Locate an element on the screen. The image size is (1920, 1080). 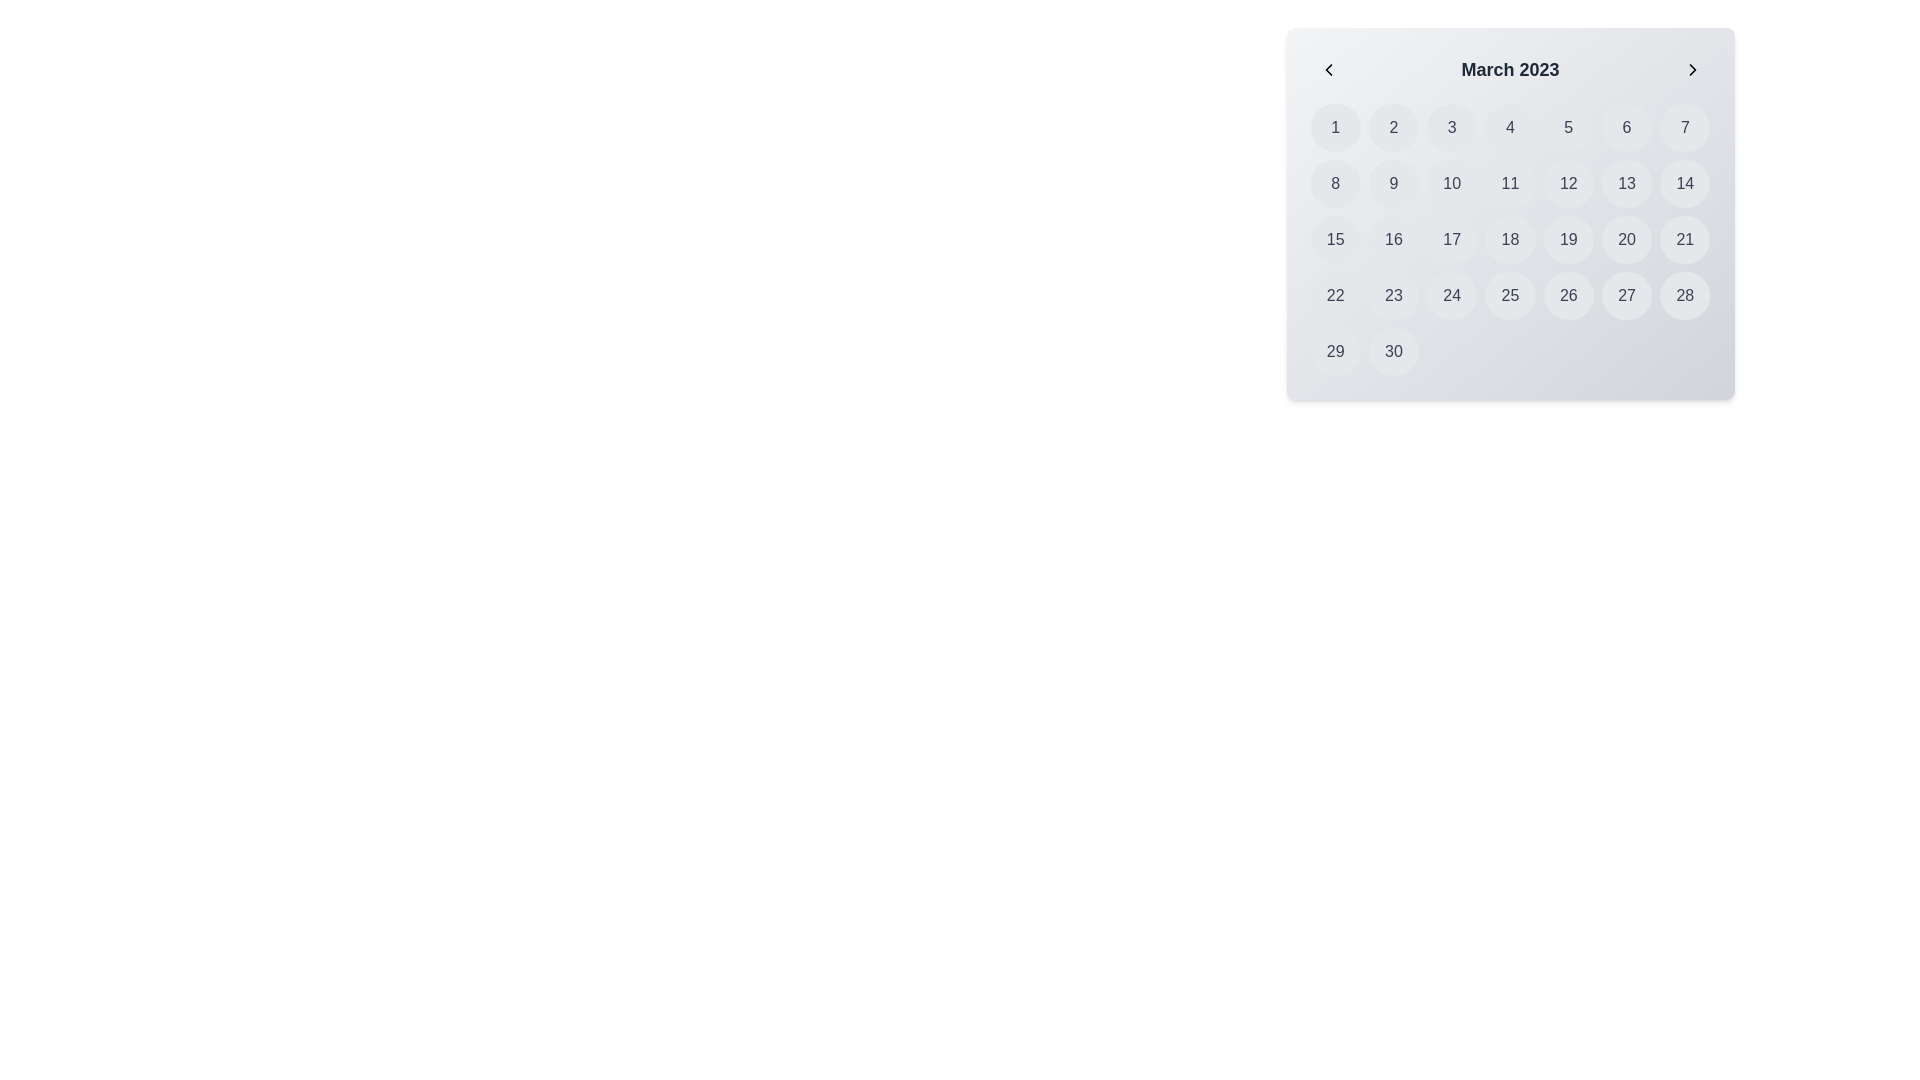
the button representing the day '19' in the calendar interface is located at coordinates (1567, 238).